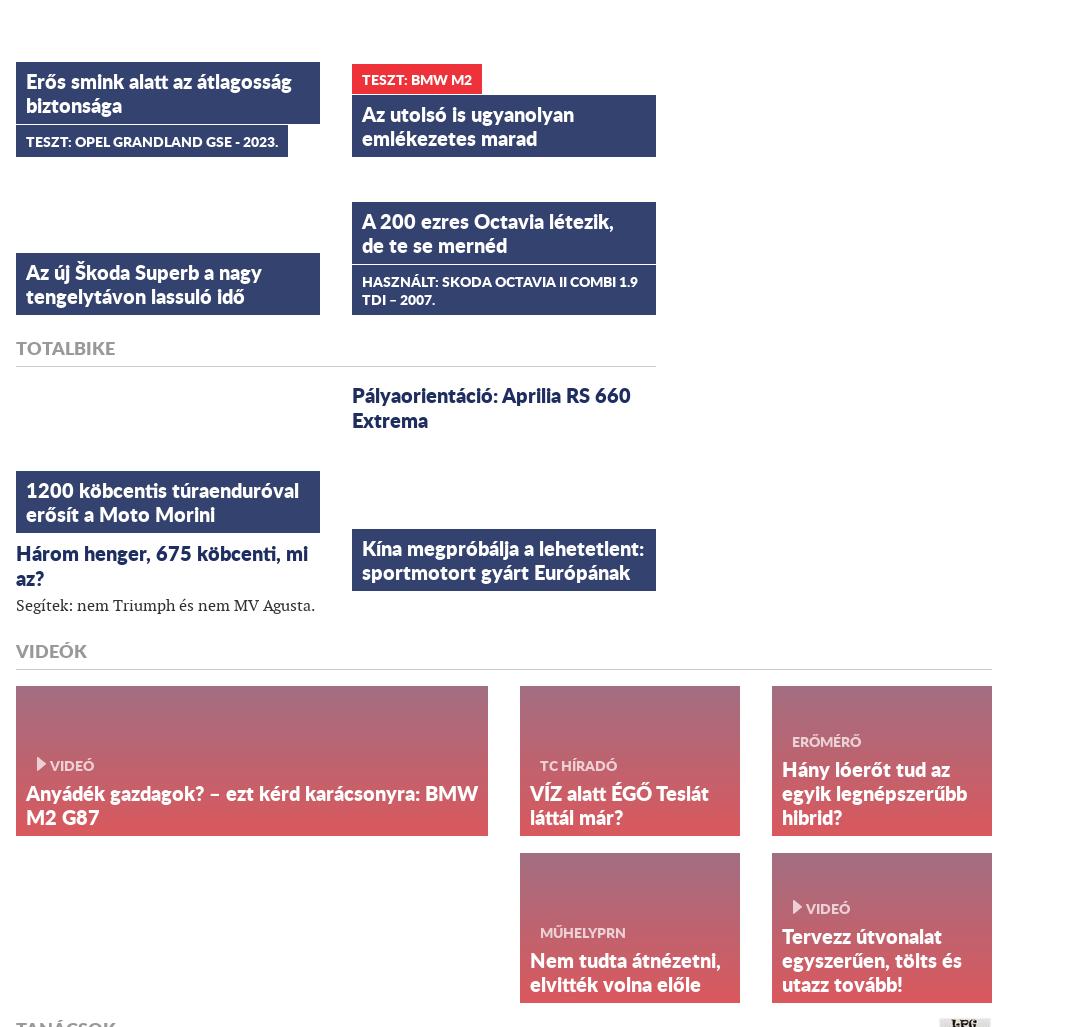 This screenshot has width=1089, height=1027. Describe the element at coordinates (162, 563) in the screenshot. I see `'Három henger, 675 köbcenti, mi az?'` at that location.